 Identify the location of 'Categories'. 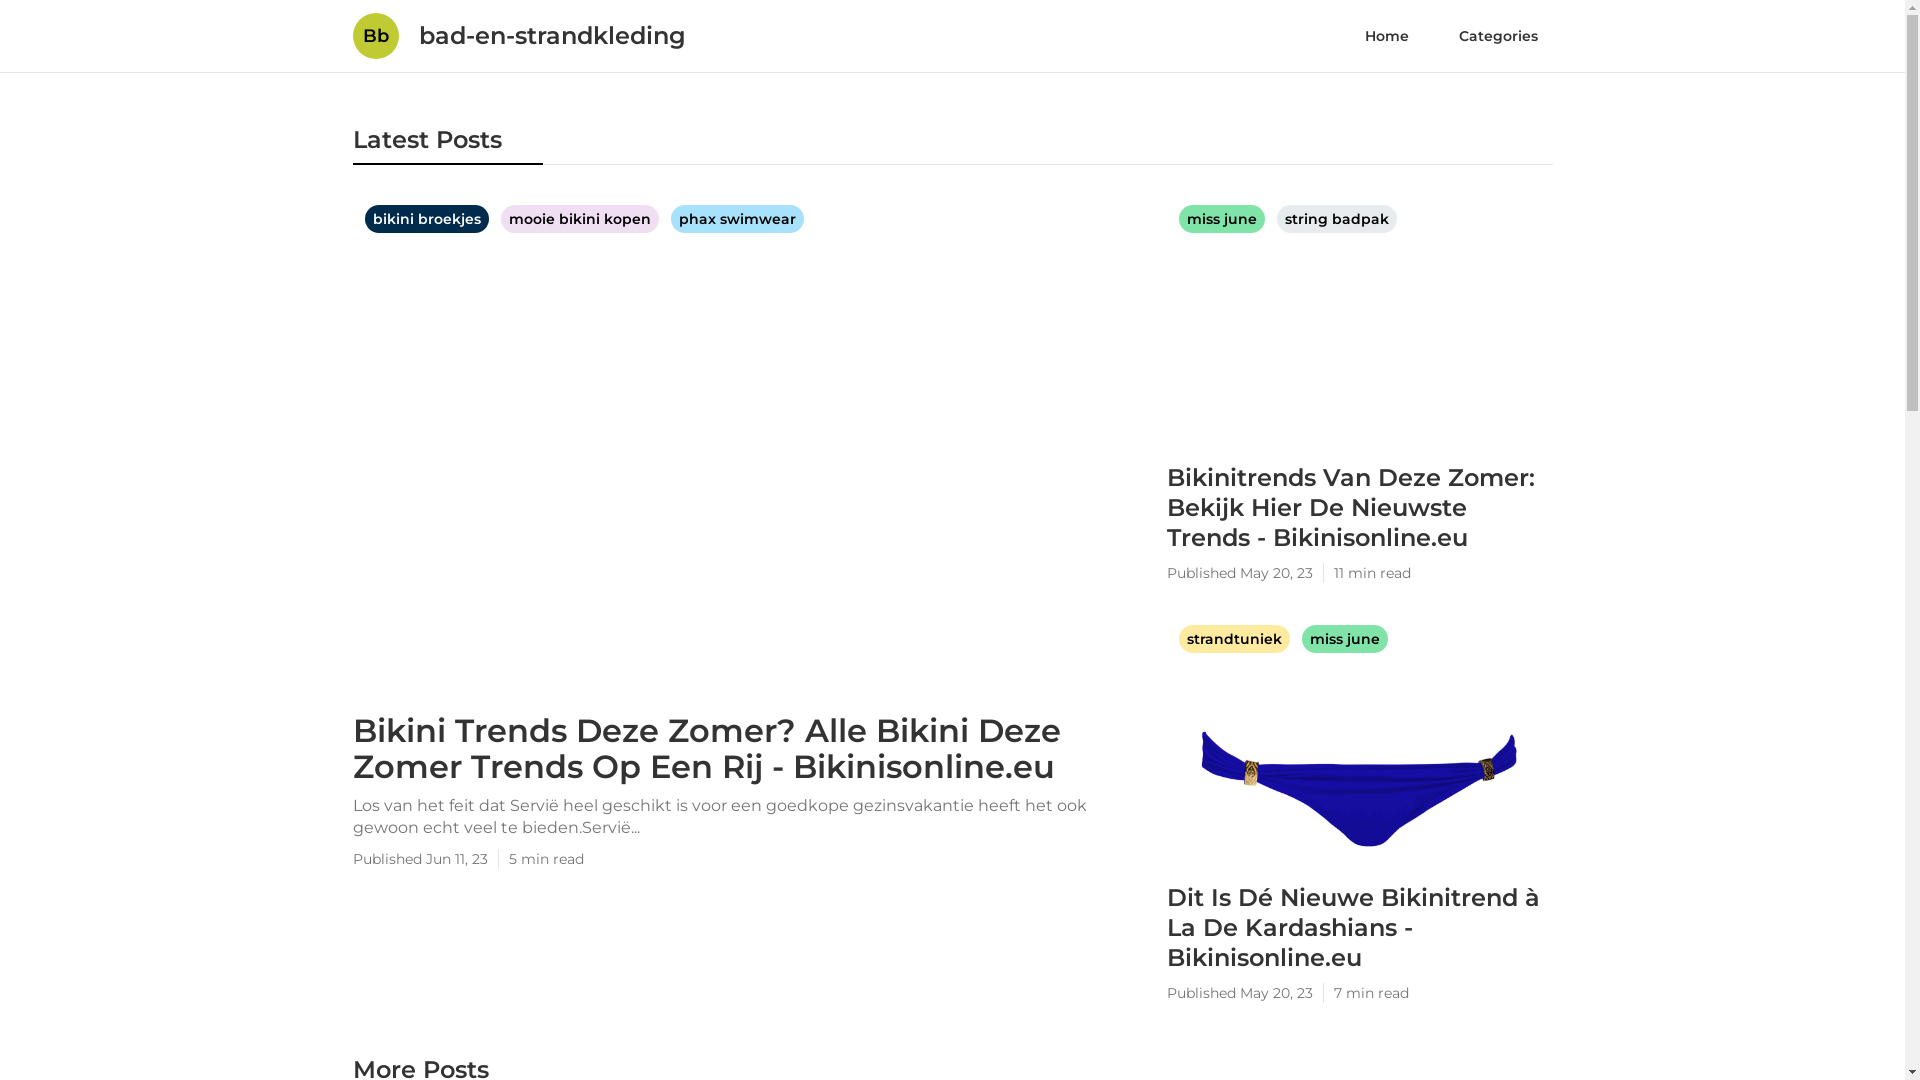
(1498, 35).